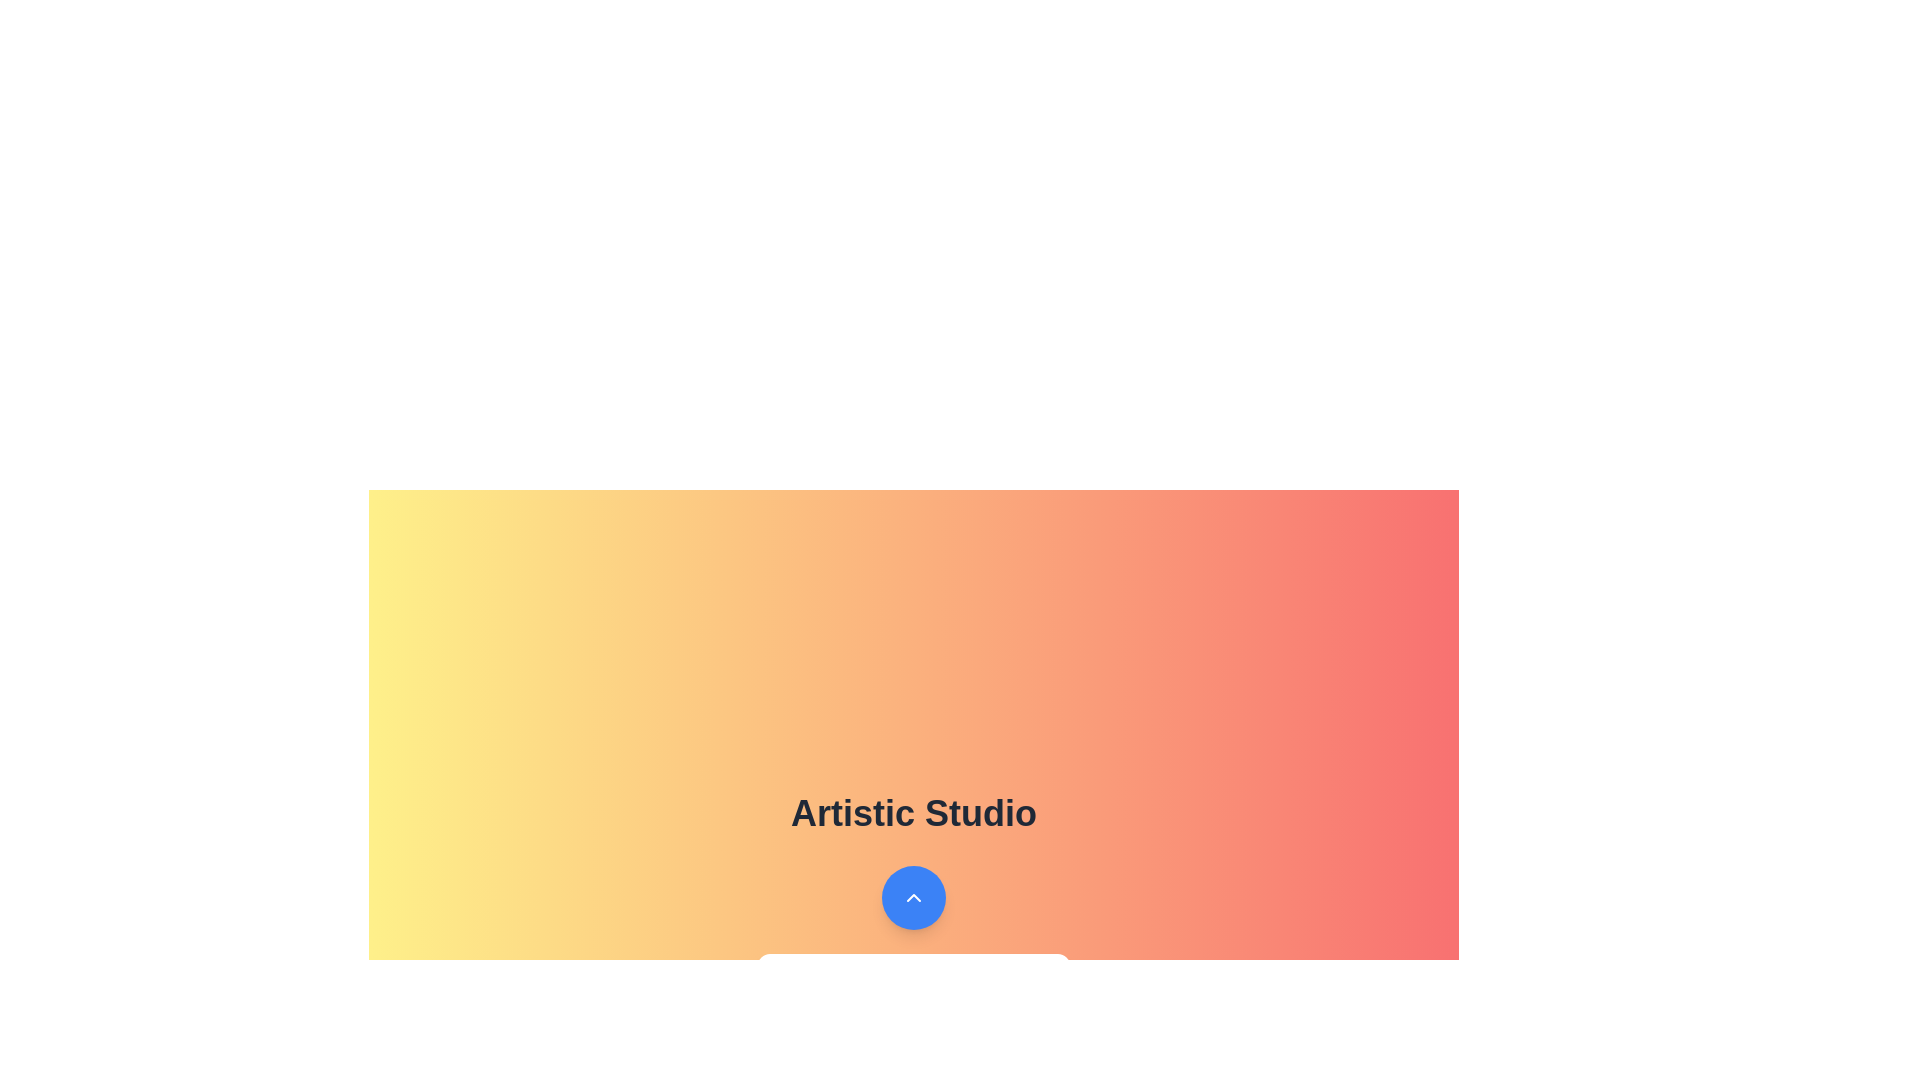 The height and width of the screenshot is (1080, 1920). What do you see at coordinates (912, 897) in the screenshot?
I see `blue button to toggle the menu visibility` at bounding box center [912, 897].